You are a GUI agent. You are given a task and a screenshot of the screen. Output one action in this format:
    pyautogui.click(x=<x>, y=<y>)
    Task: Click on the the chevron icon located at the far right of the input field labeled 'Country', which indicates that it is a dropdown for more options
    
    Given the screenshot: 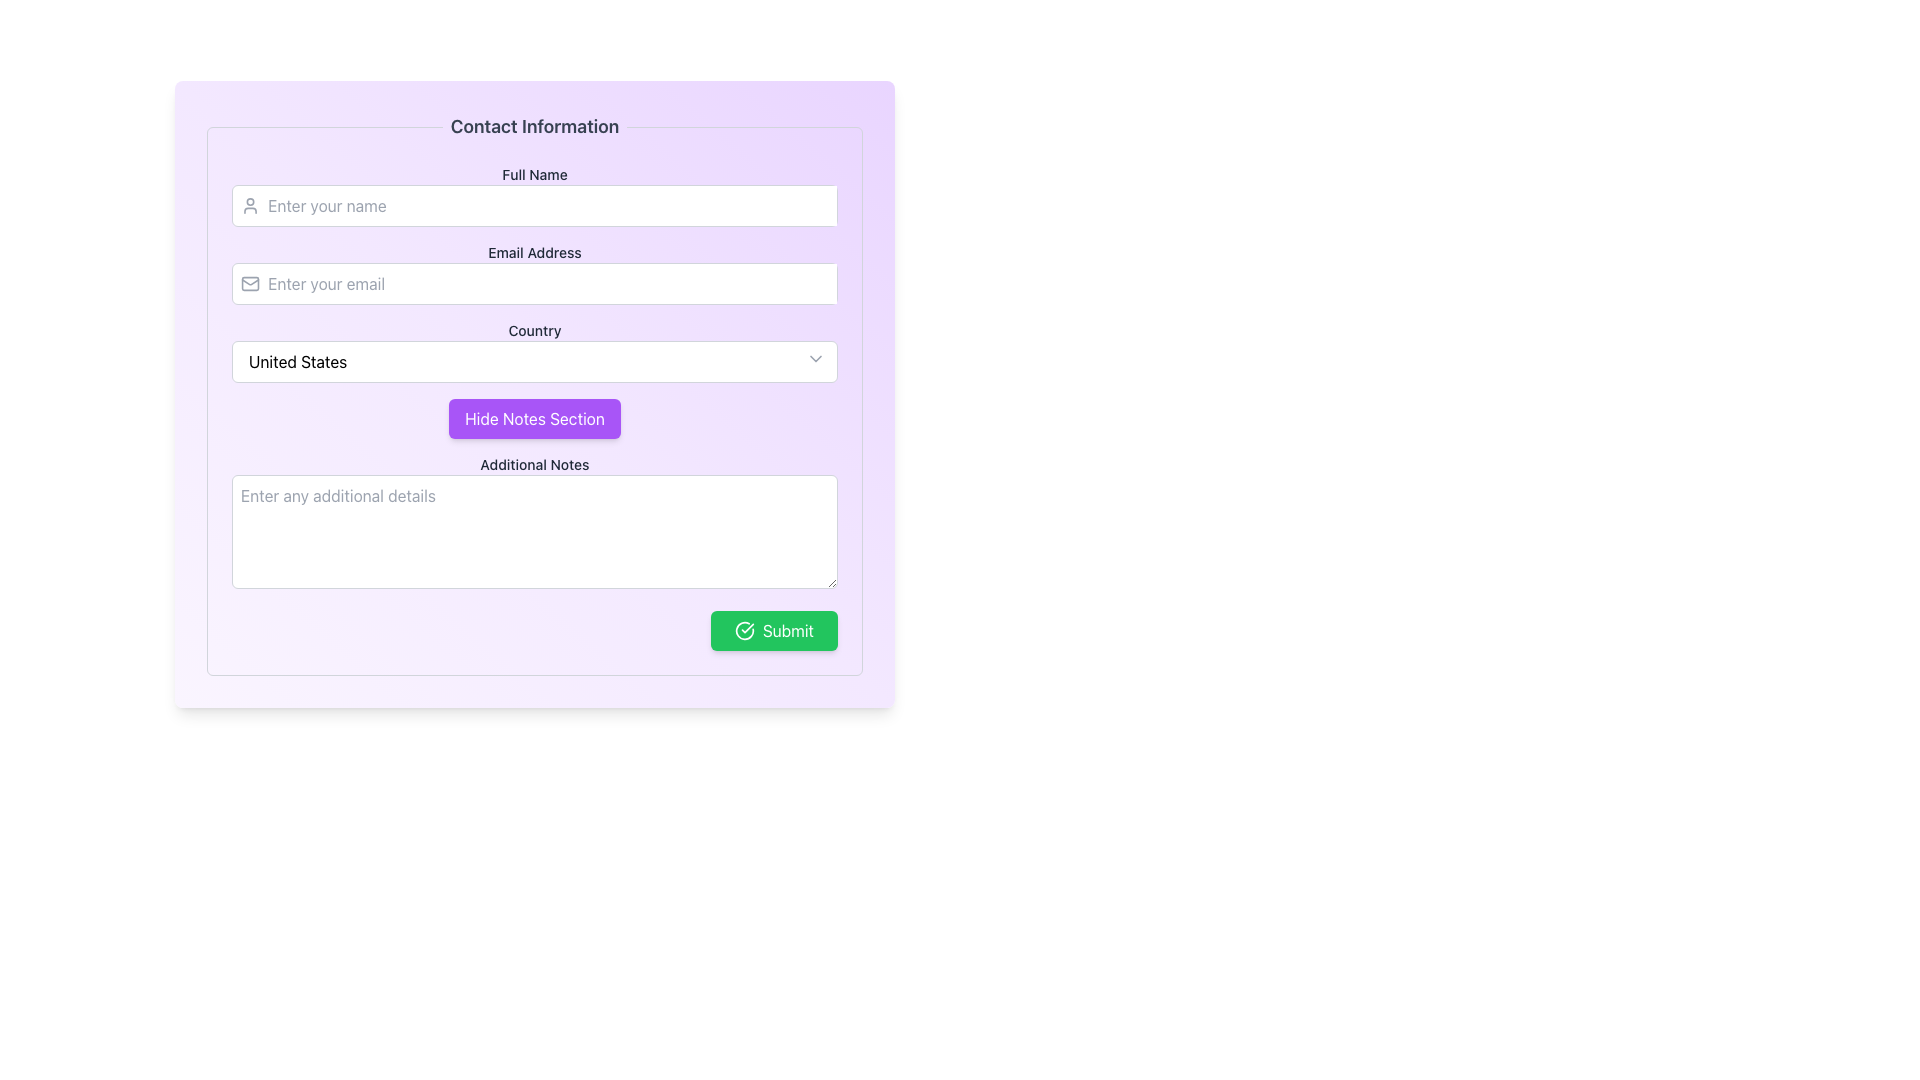 What is the action you would take?
    pyautogui.click(x=816, y=357)
    